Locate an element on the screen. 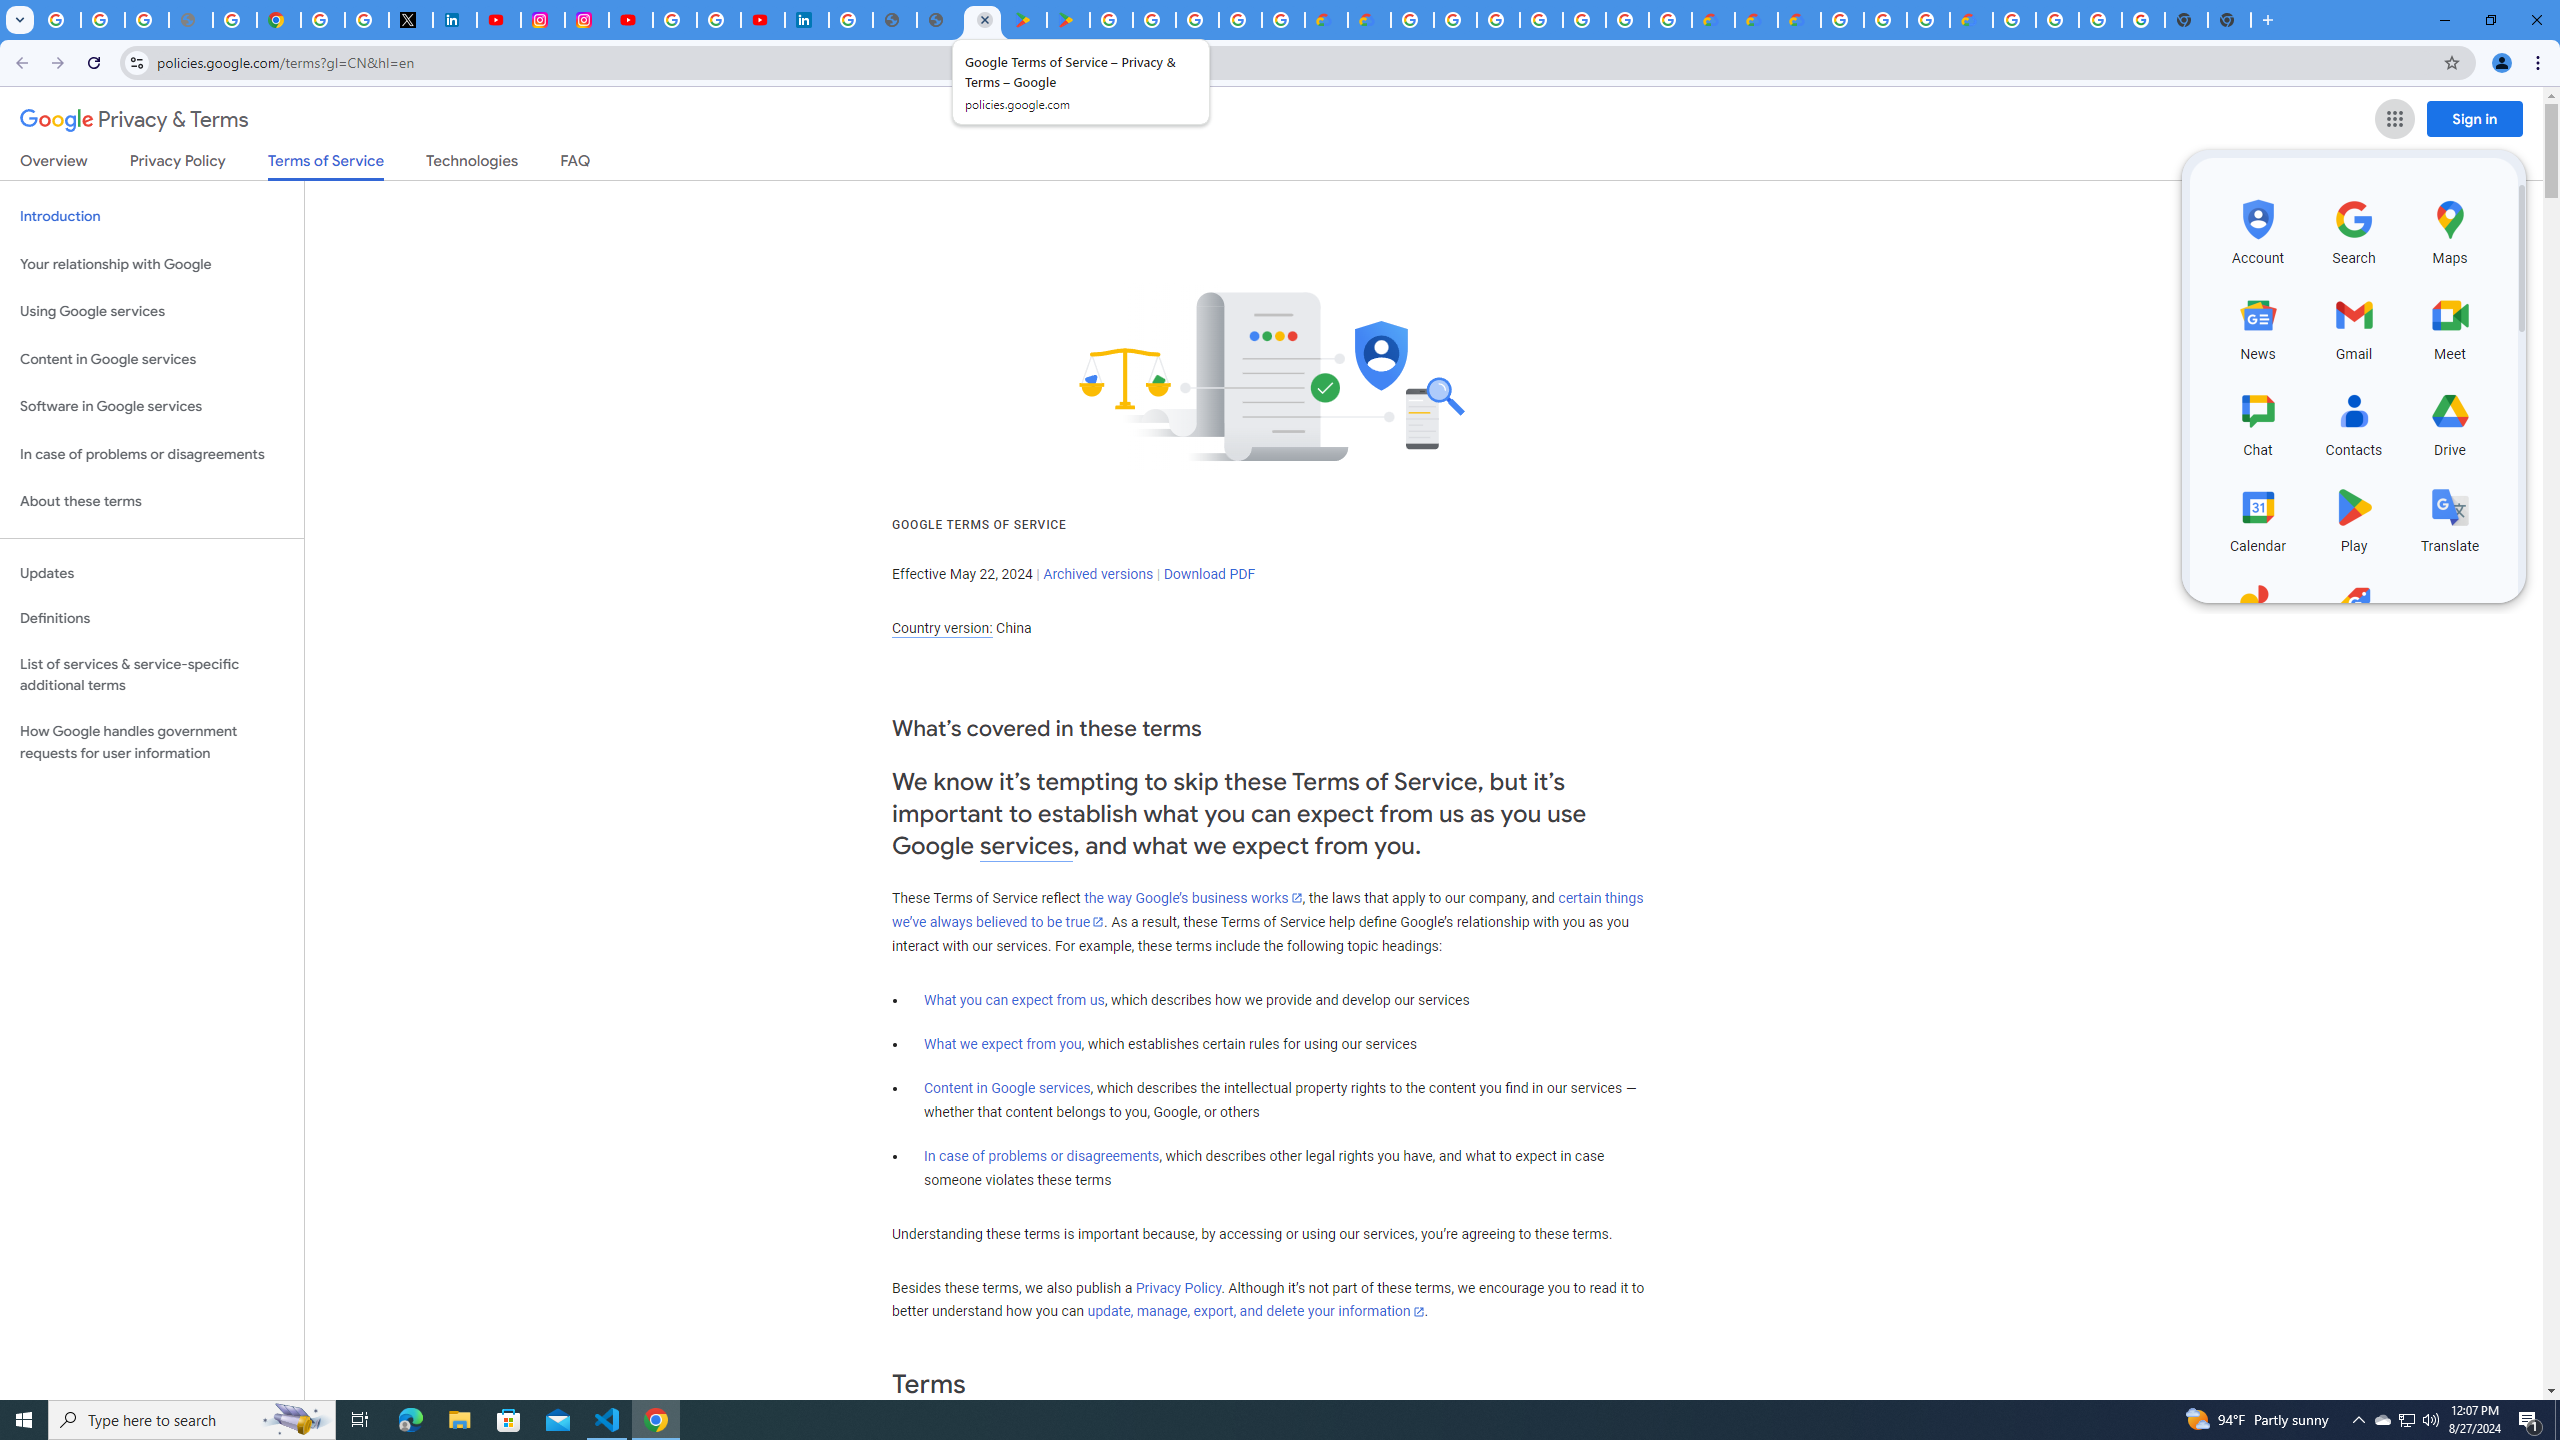 The image size is (2560, 1440). 'Content in Google services' is located at coordinates (1006, 1087).